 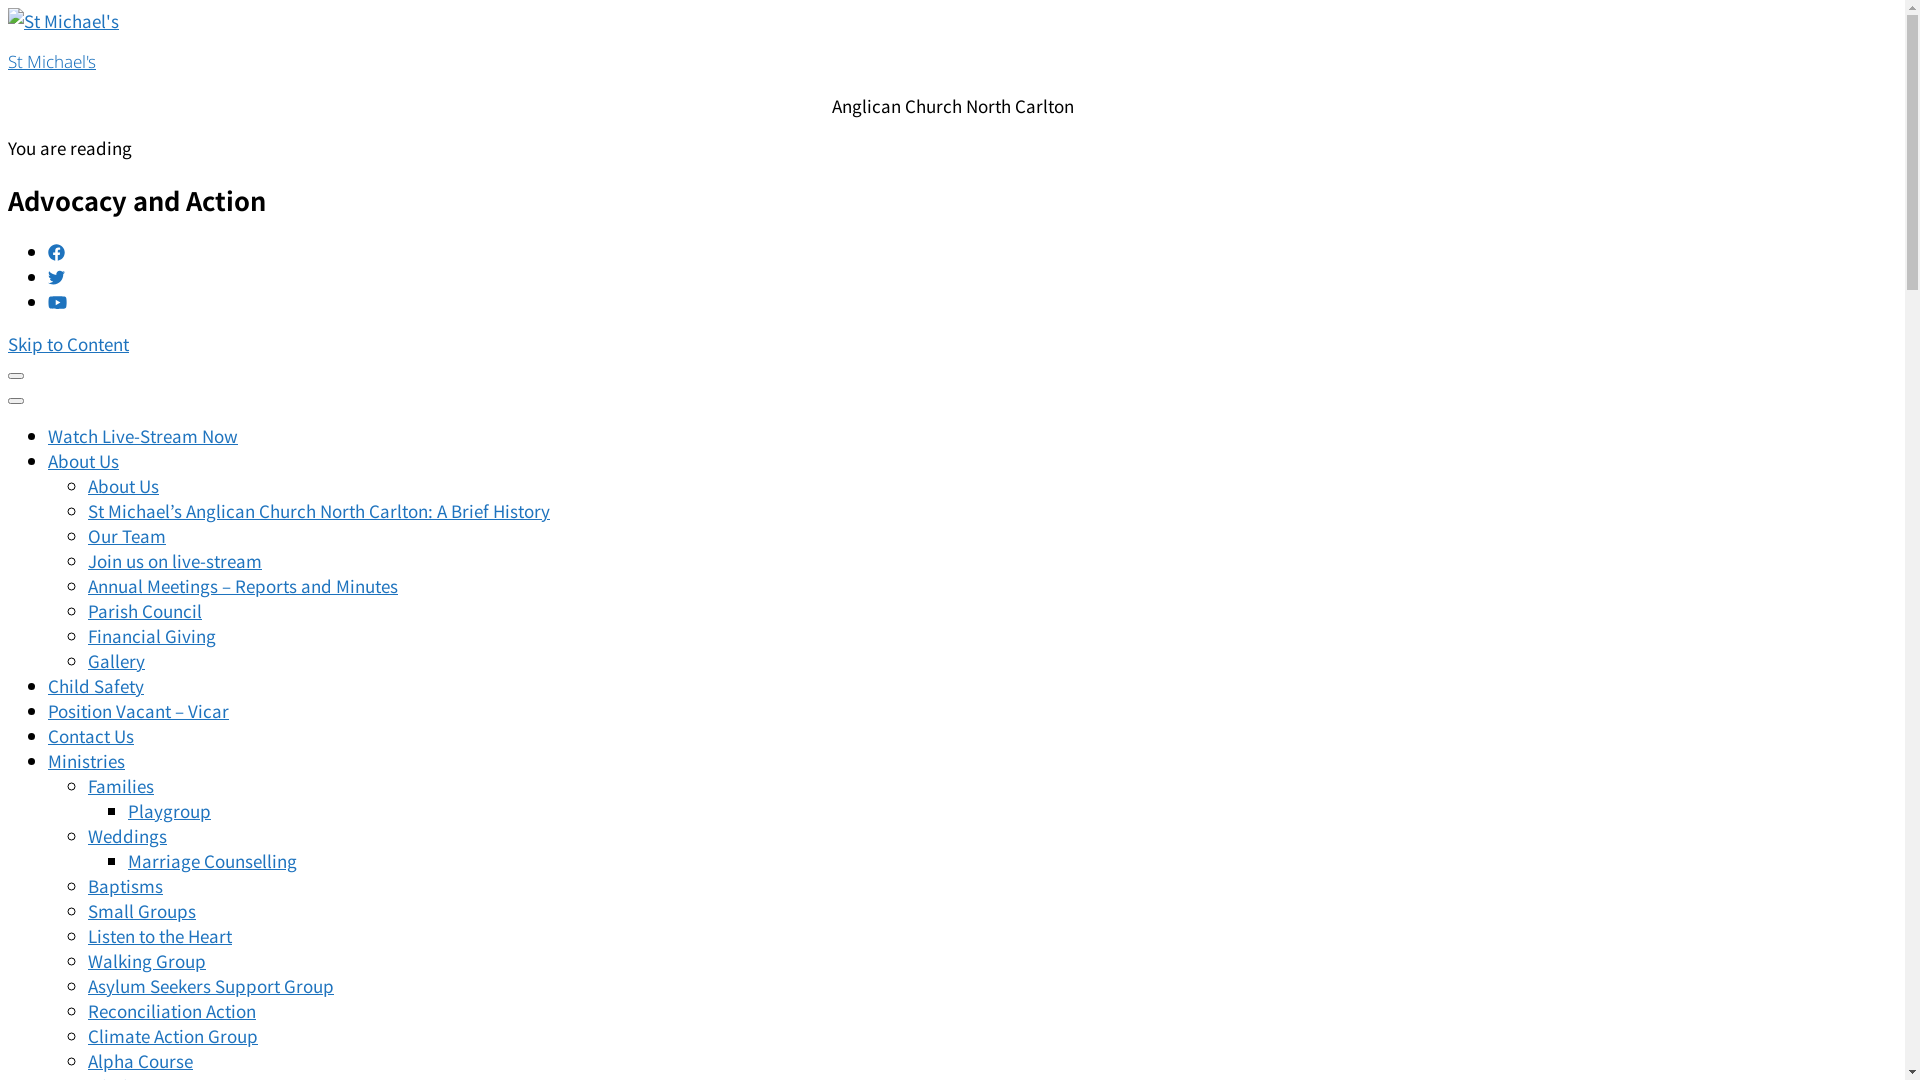 What do you see at coordinates (68, 342) in the screenshot?
I see `'Skip to Content'` at bounding box center [68, 342].